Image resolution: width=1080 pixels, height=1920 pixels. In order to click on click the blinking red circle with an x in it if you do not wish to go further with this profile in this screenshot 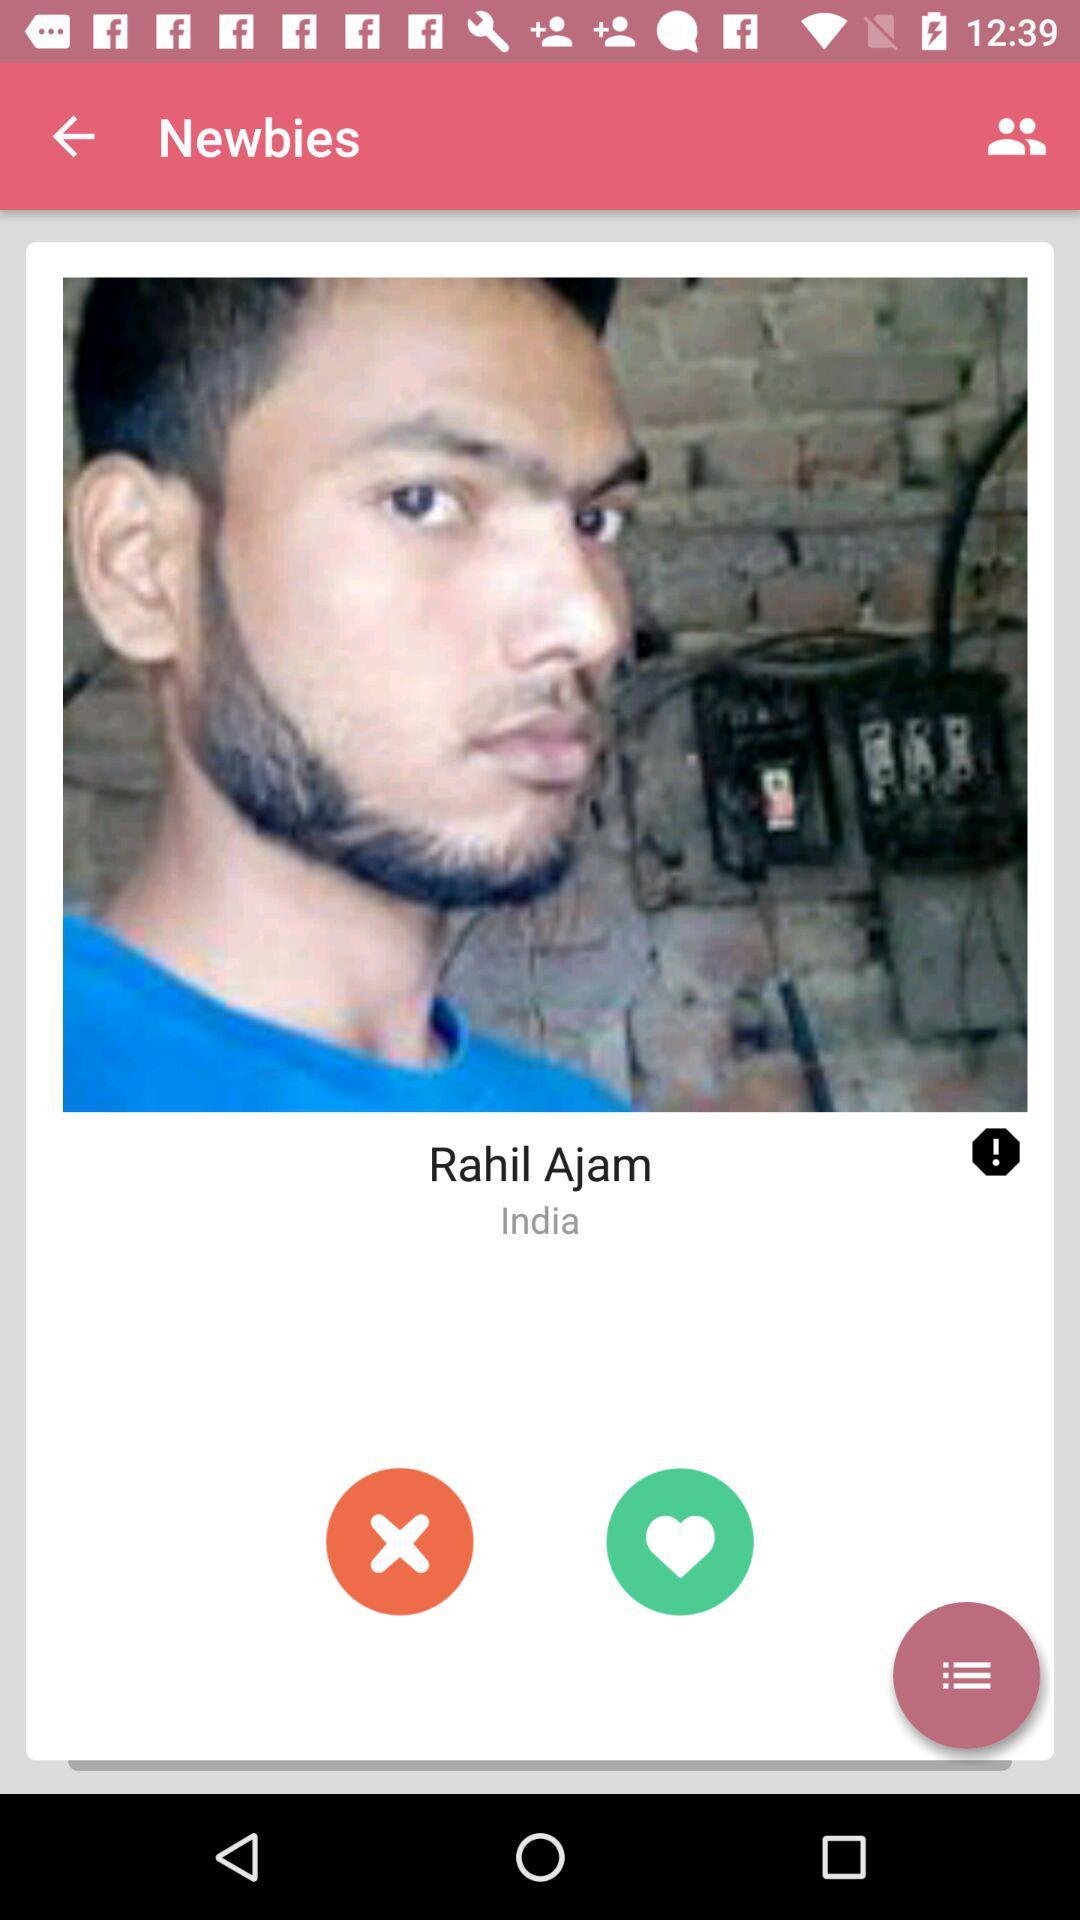, I will do `click(400, 1540)`.